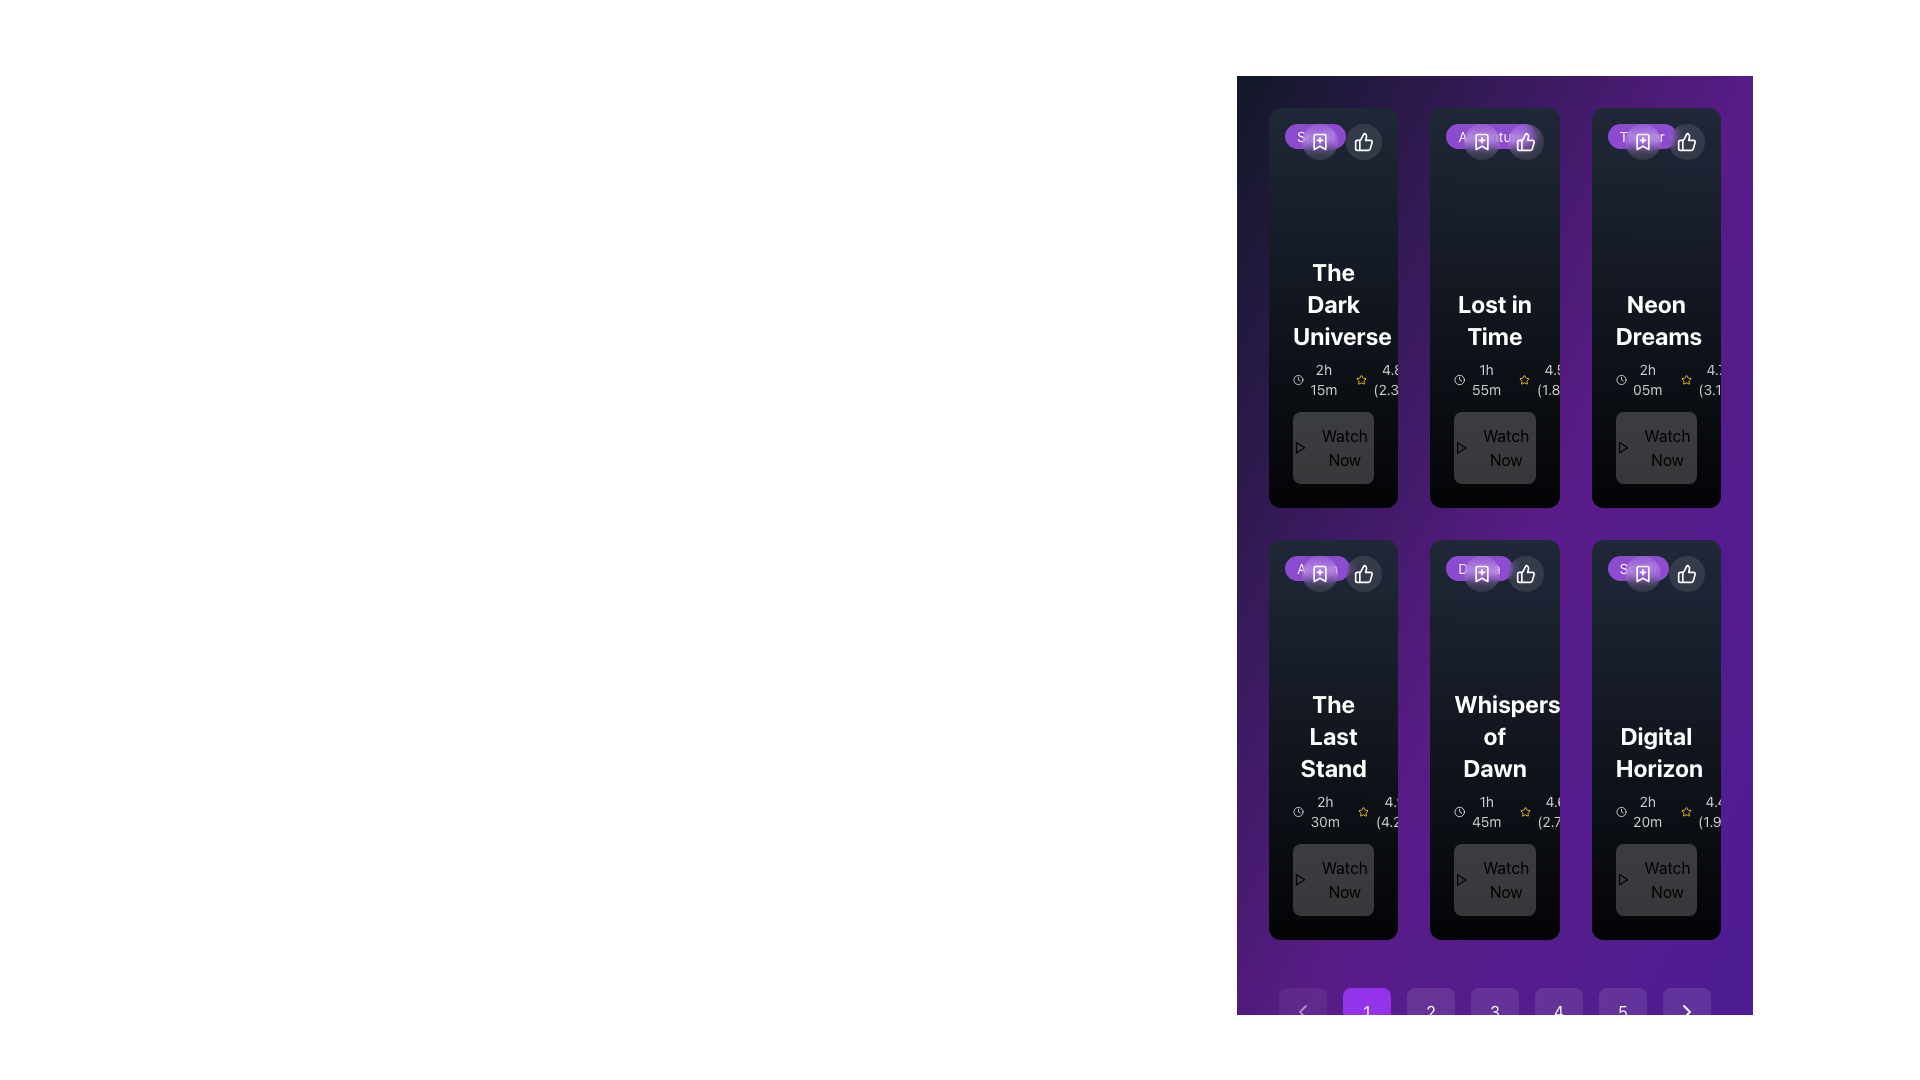  What do you see at coordinates (1642, 135) in the screenshot?
I see `the pill-shaped badge labeled 'Thriller' with a purple semi-transparent background located in the upper-right corner of the 'Neon Dreams' card` at bounding box center [1642, 135].